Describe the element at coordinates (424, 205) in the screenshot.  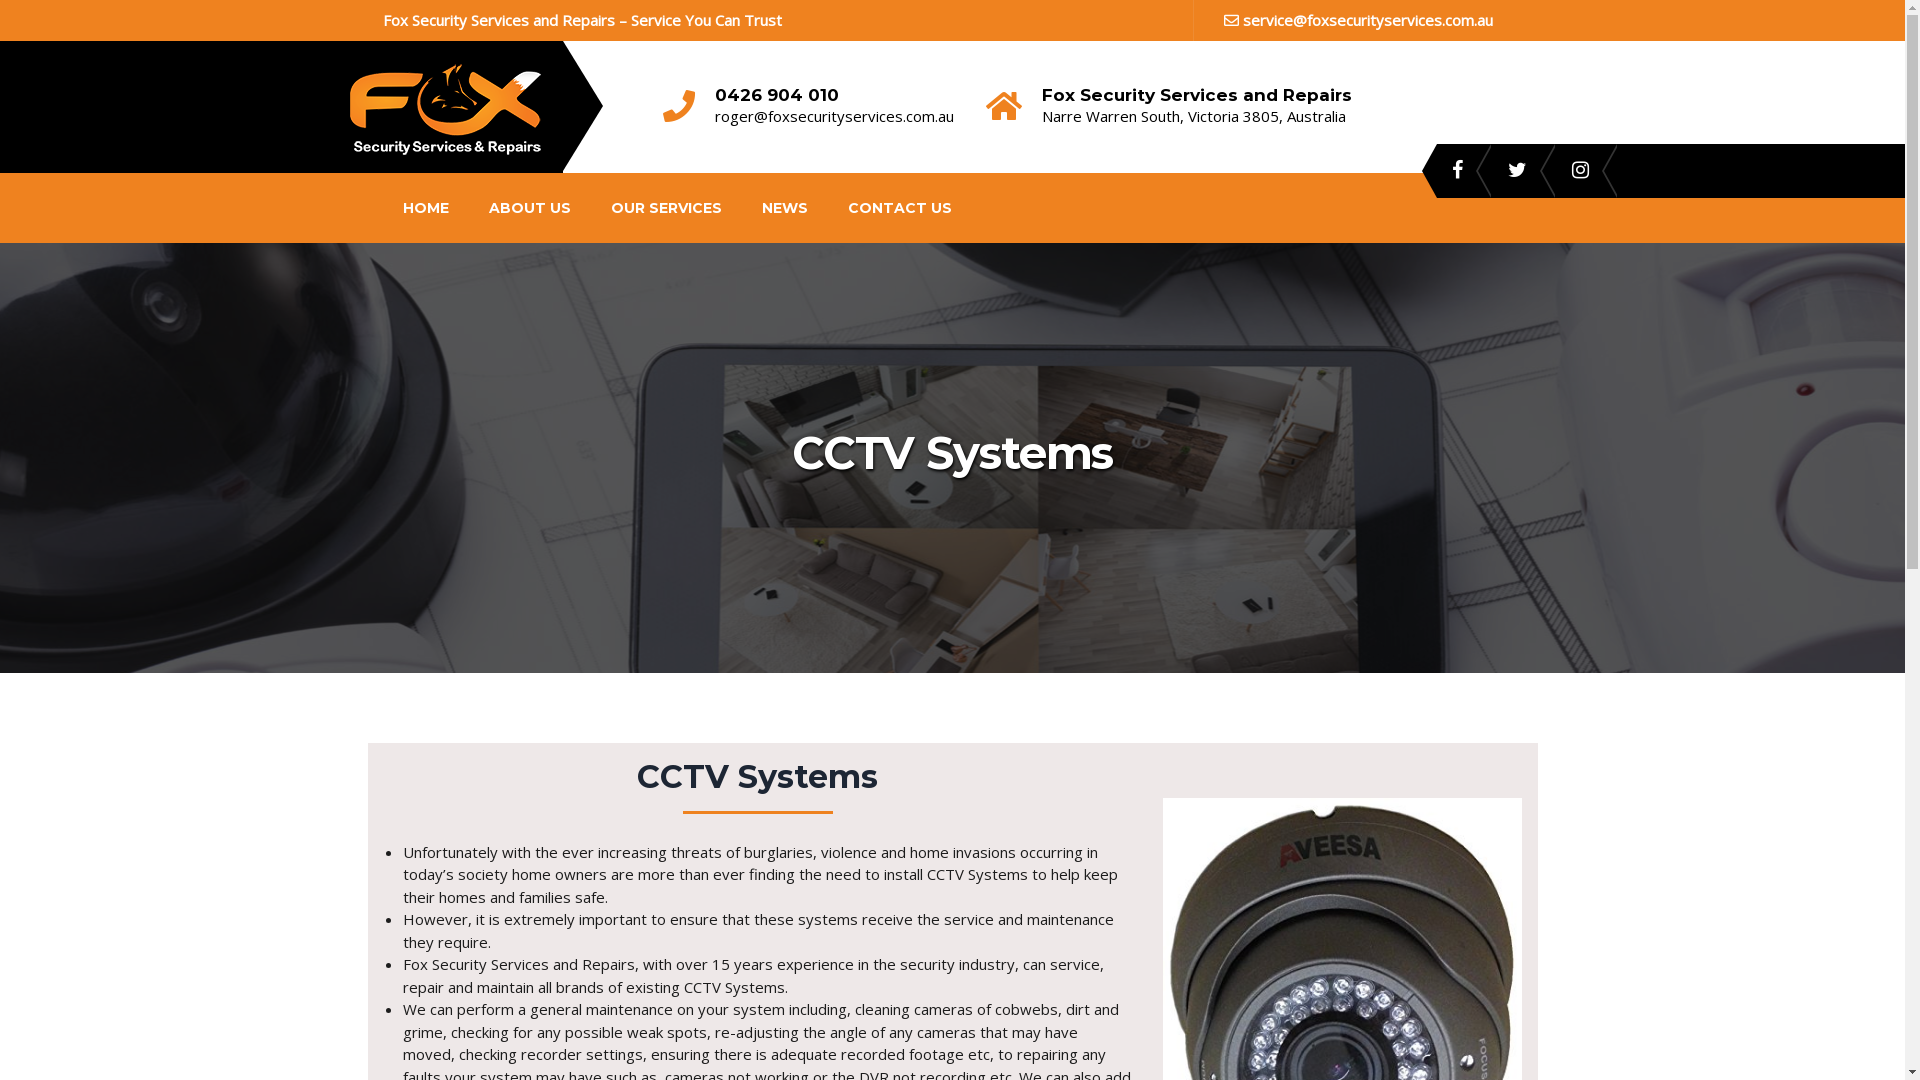
I see `'HOME'` at that location.